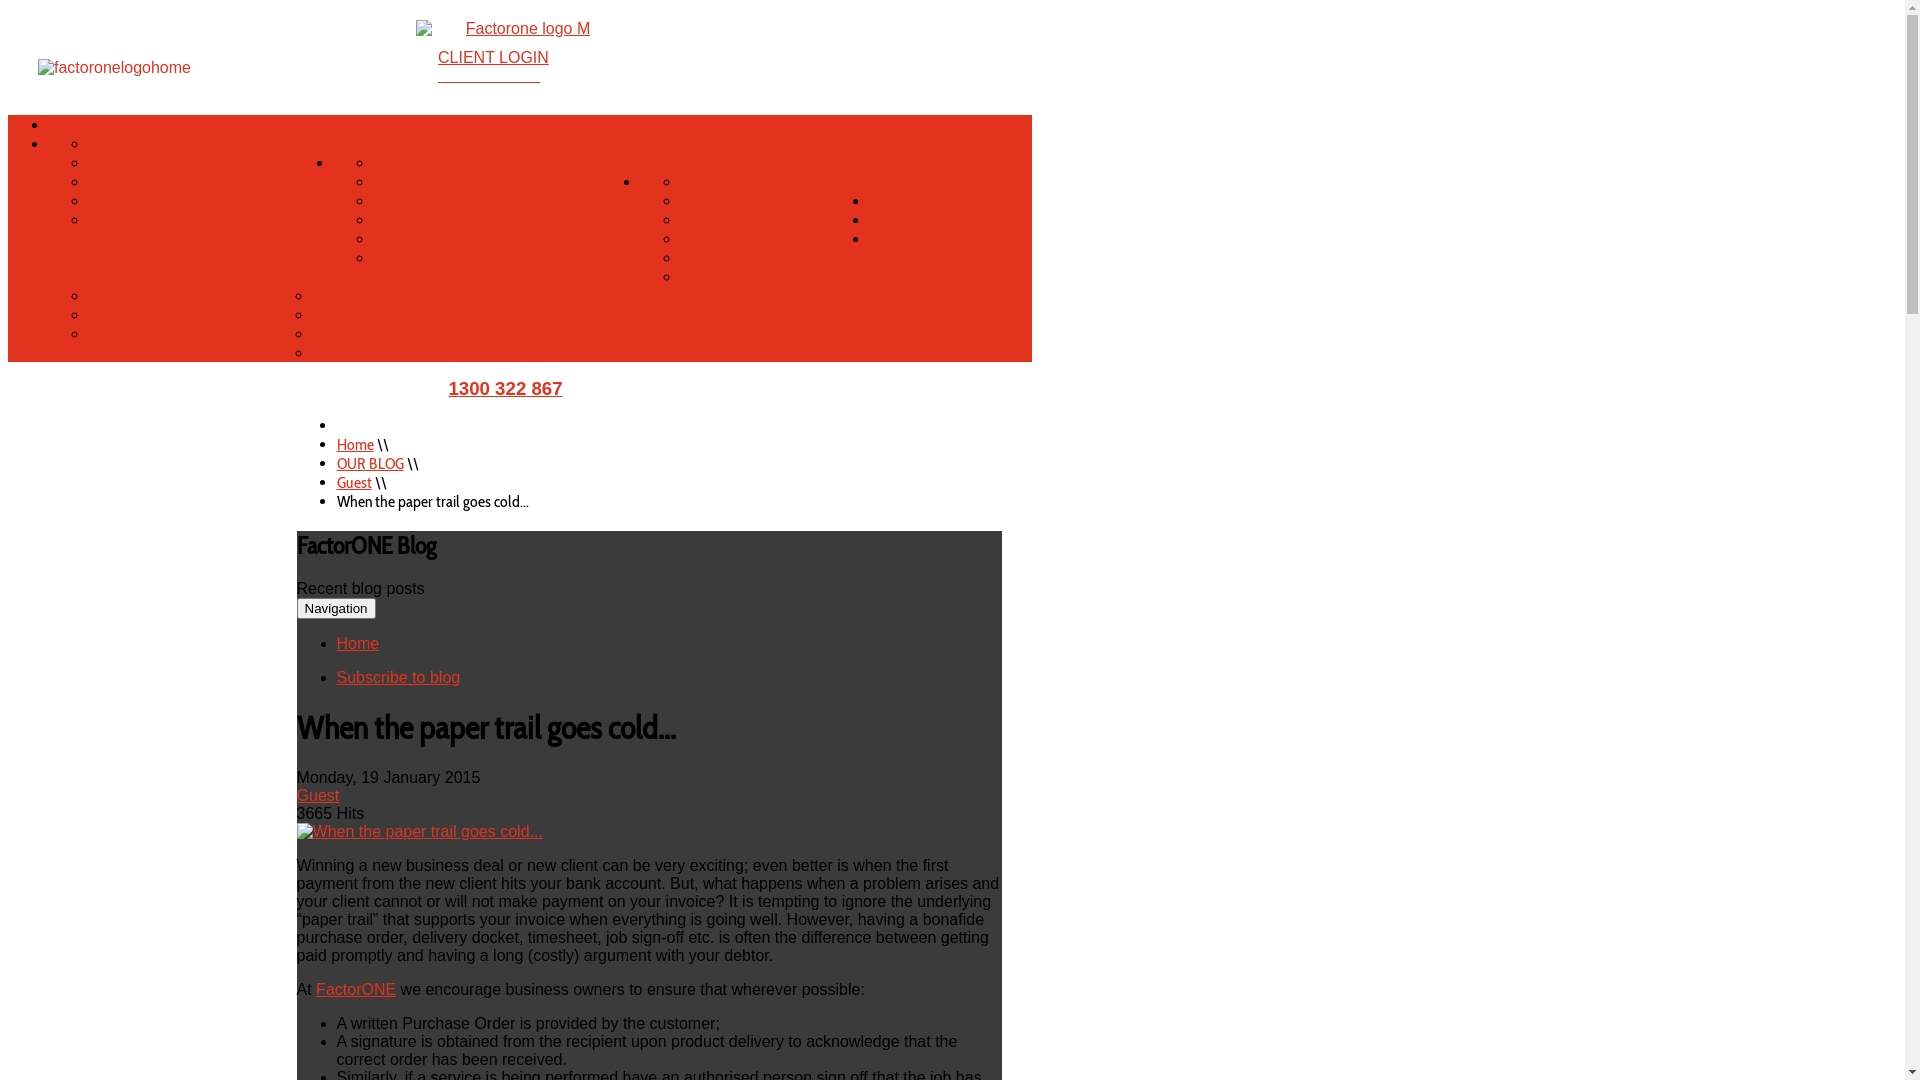 This screenshot has height=1080, width=1920. I want to click on 'Subscribe to blog', so click(398, 676).